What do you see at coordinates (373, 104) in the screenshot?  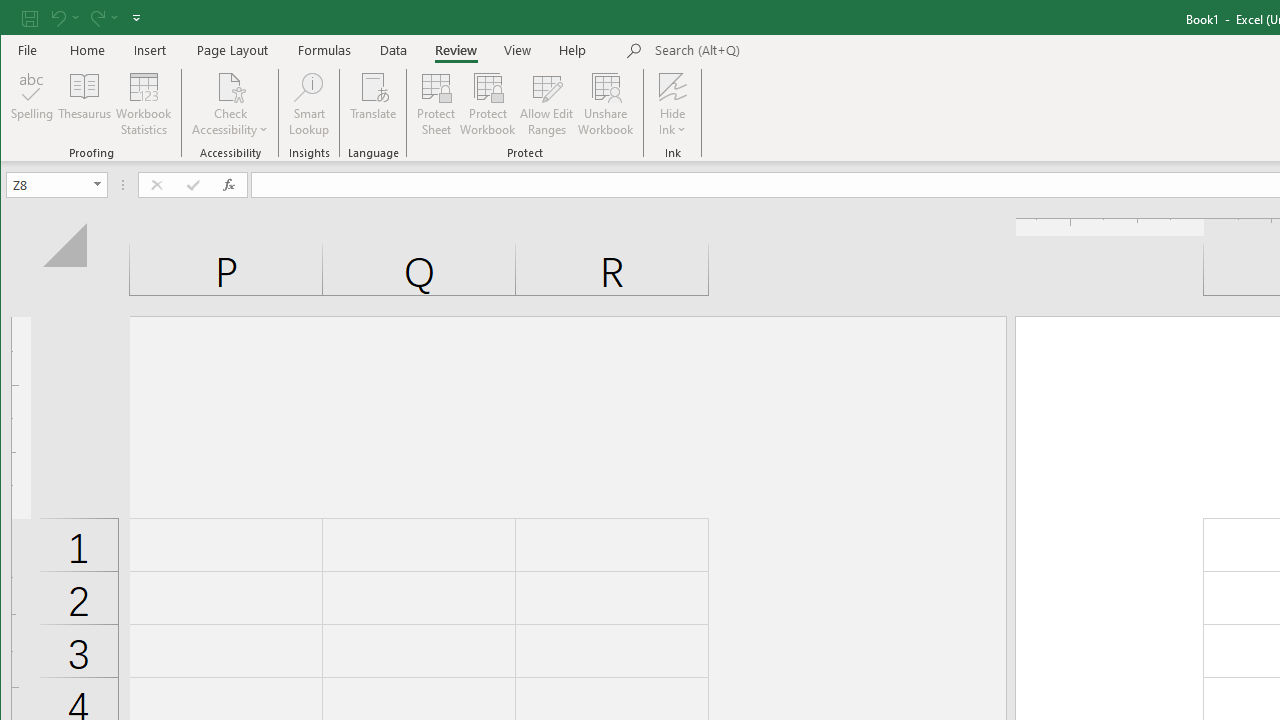 I see `'Translate'` at bounding box center [373, 104].